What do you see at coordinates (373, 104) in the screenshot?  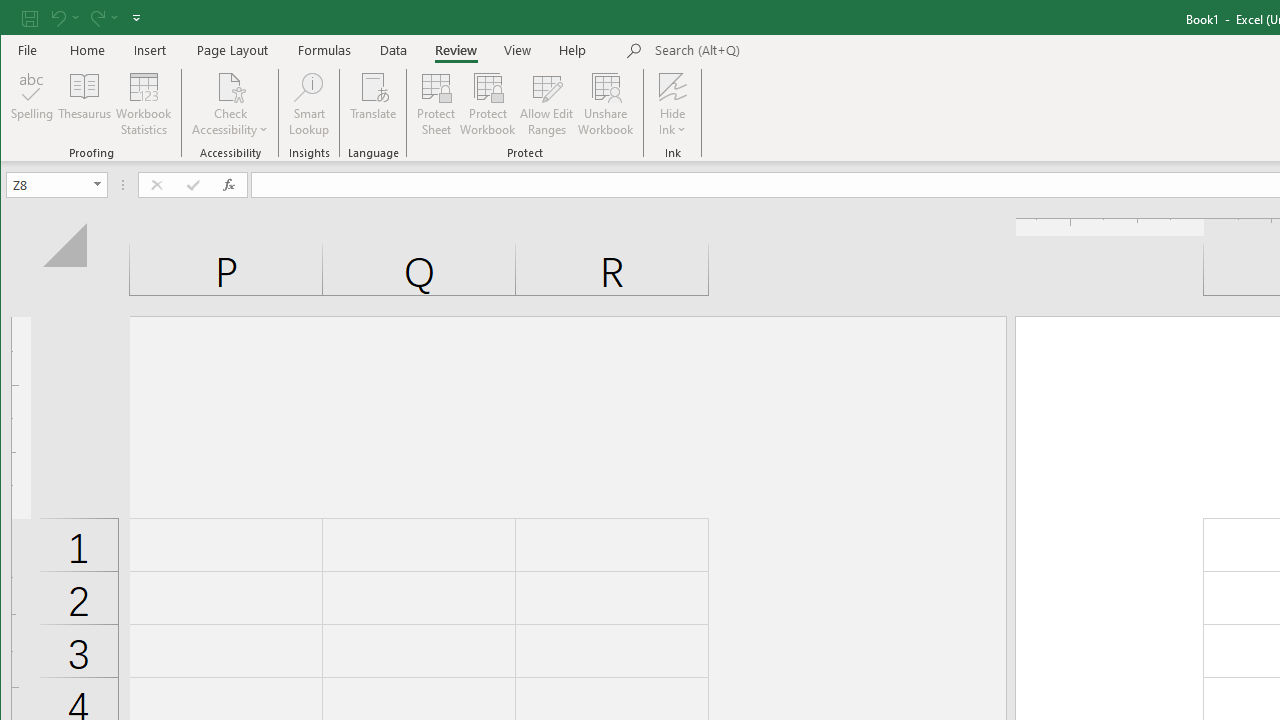 I see `'Translate'` at bounding box center [373, 104].